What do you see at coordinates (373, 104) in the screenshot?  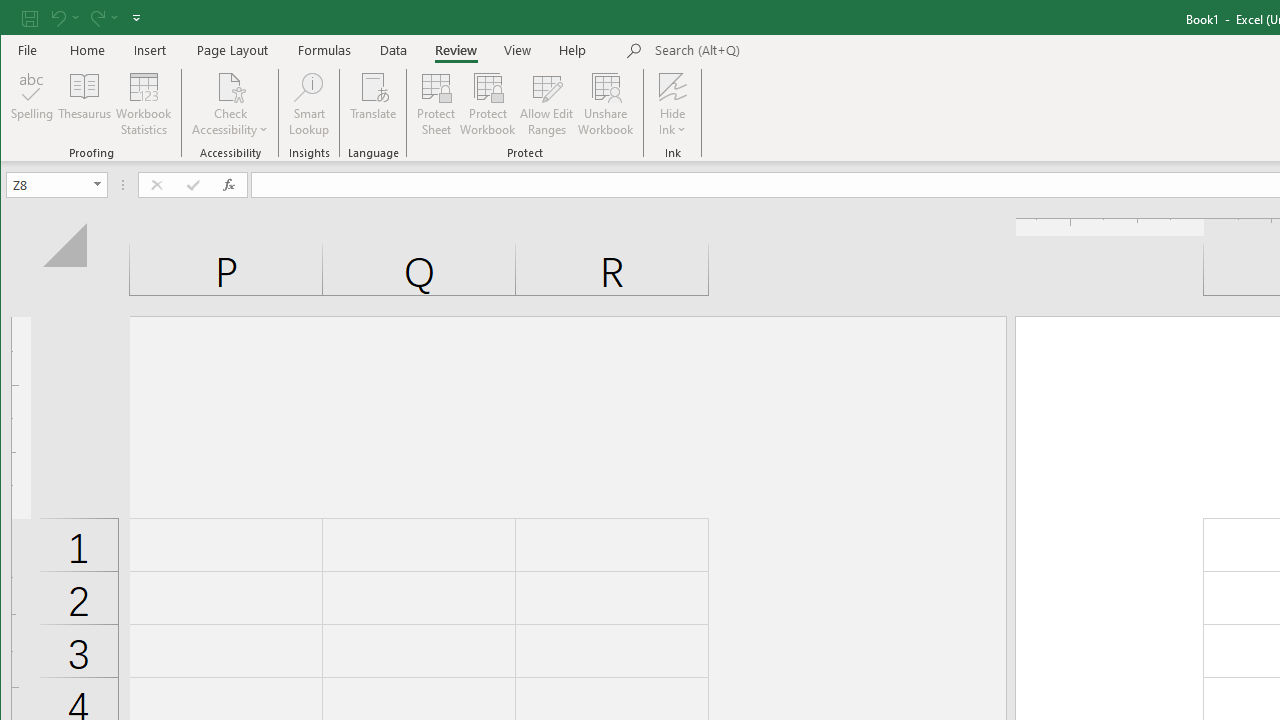 I see `'Translate'` at bounding box center [373, 104].